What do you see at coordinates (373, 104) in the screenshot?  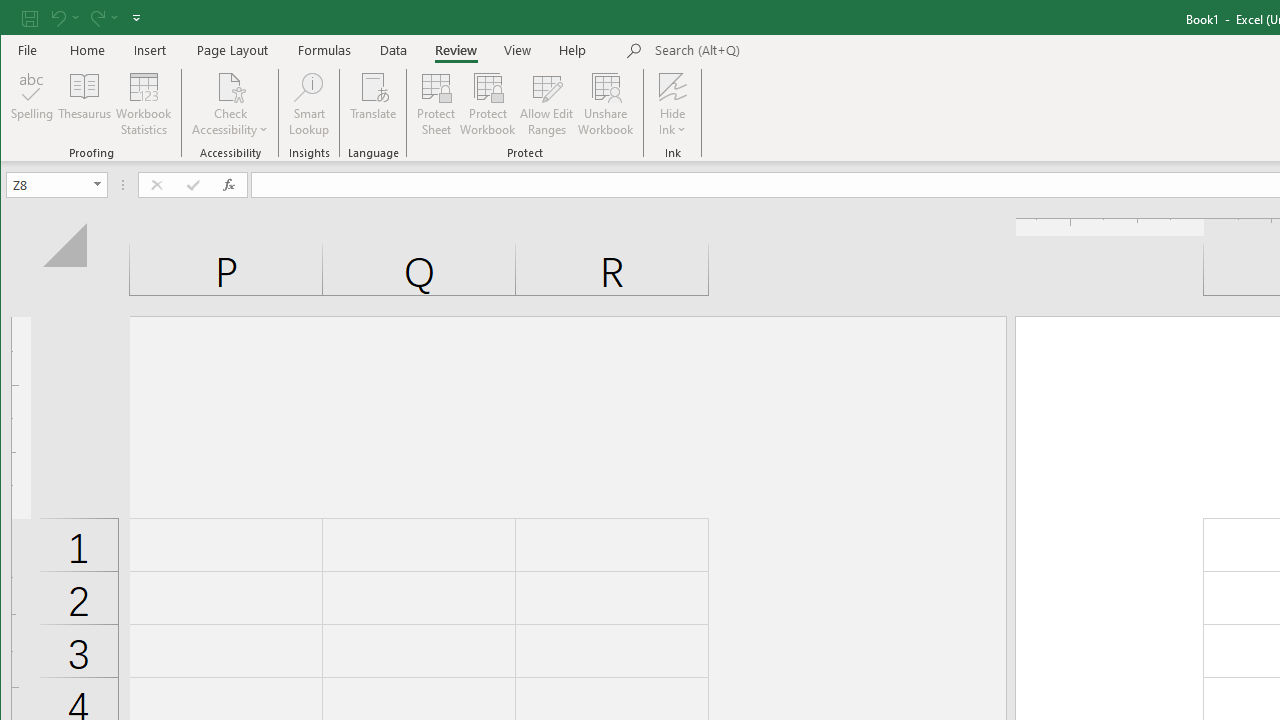 I see `'Translate'` at bounding box center [373, 104].